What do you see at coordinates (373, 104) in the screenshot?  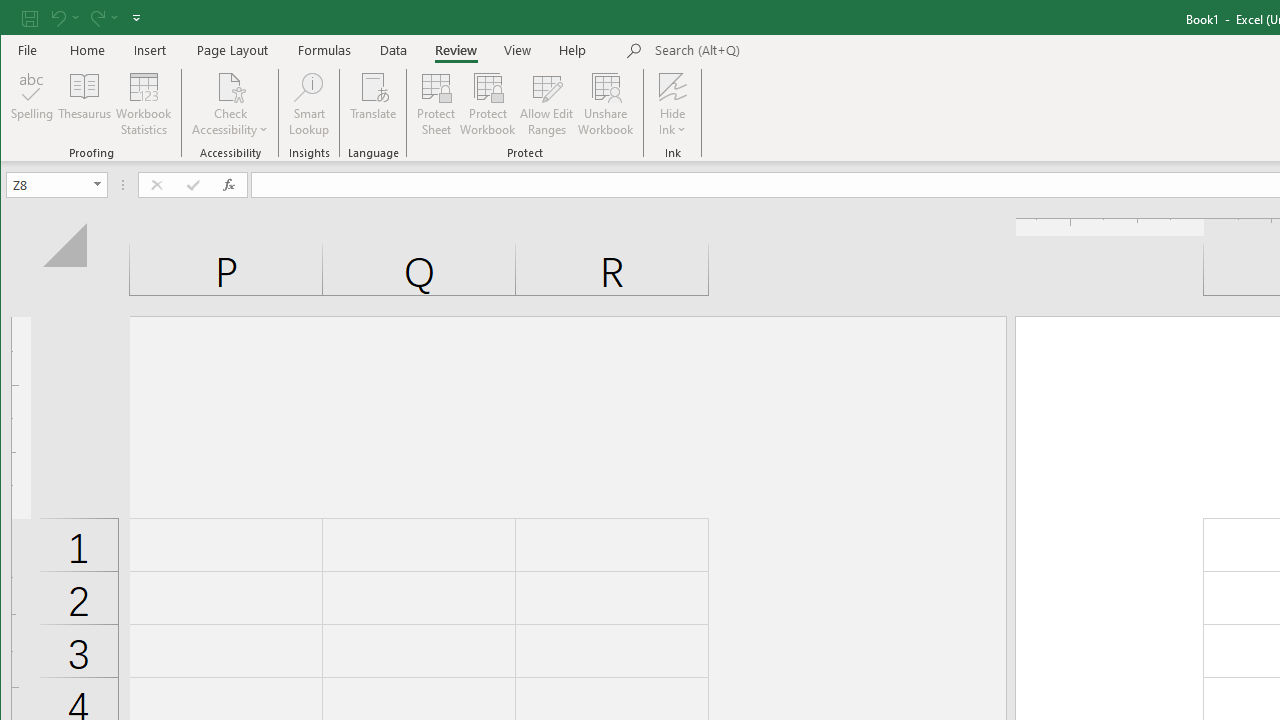 I see `'Translate'` at bounding box center [373, 104].